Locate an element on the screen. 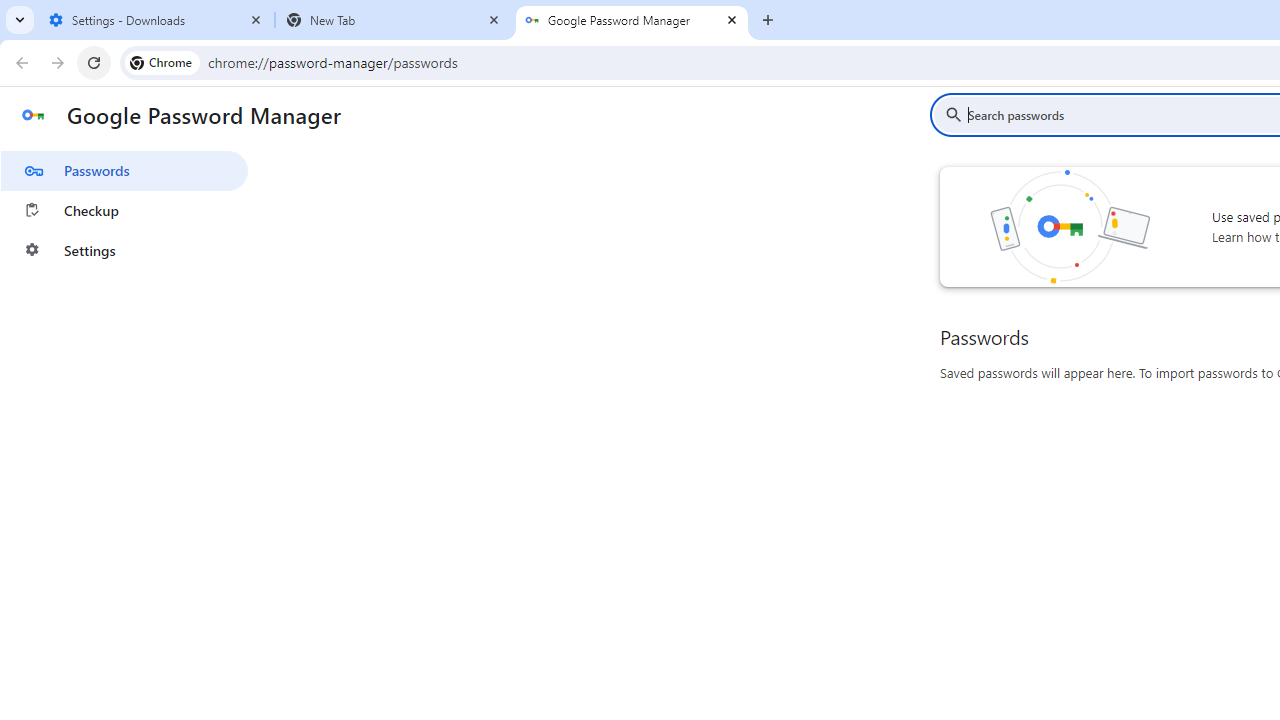  'New Tab' is located at coordinates (394, 20).